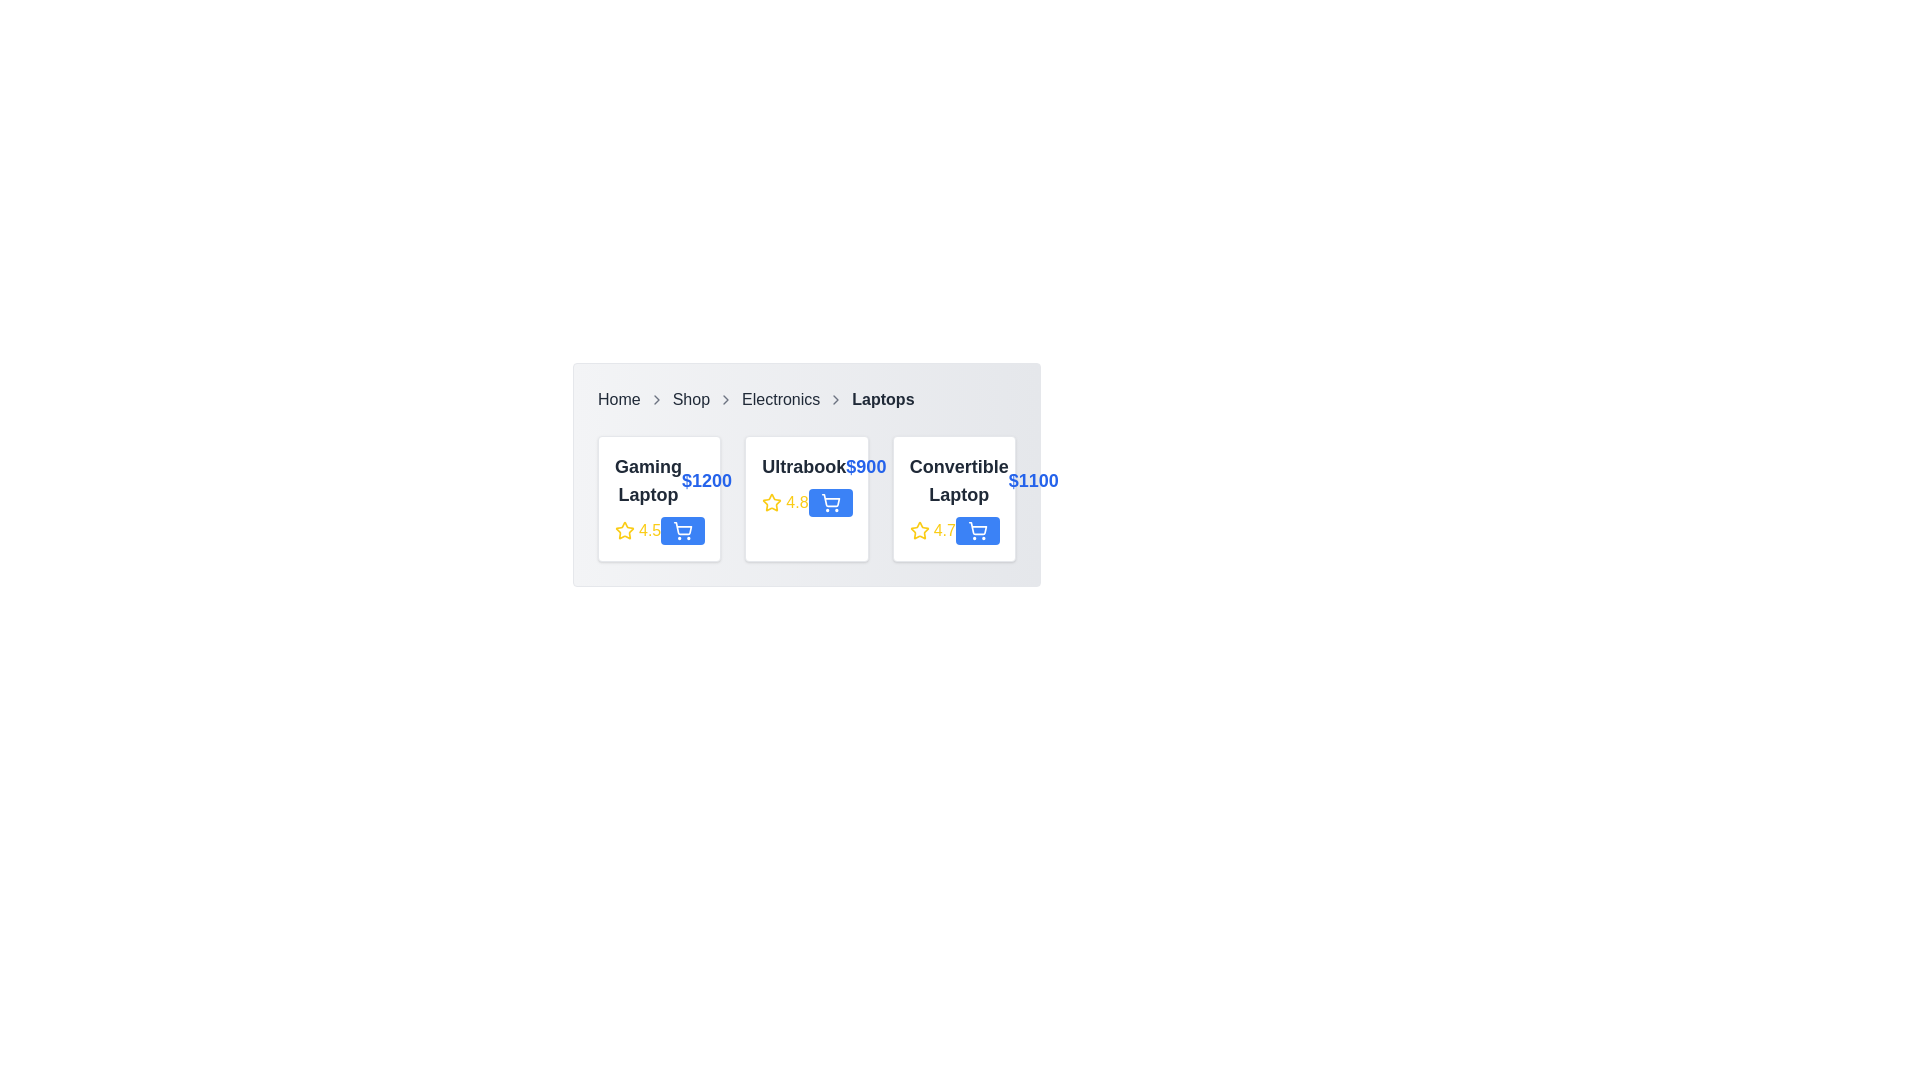  What do you see at coordinates (659, 530) in the screenshot?
I see `the rating value displayed by the star icon and the text '4.5' in yellow, located in the bottom section of the first product card for 'Gaming Laptop'` at bounding box center [659, 530].